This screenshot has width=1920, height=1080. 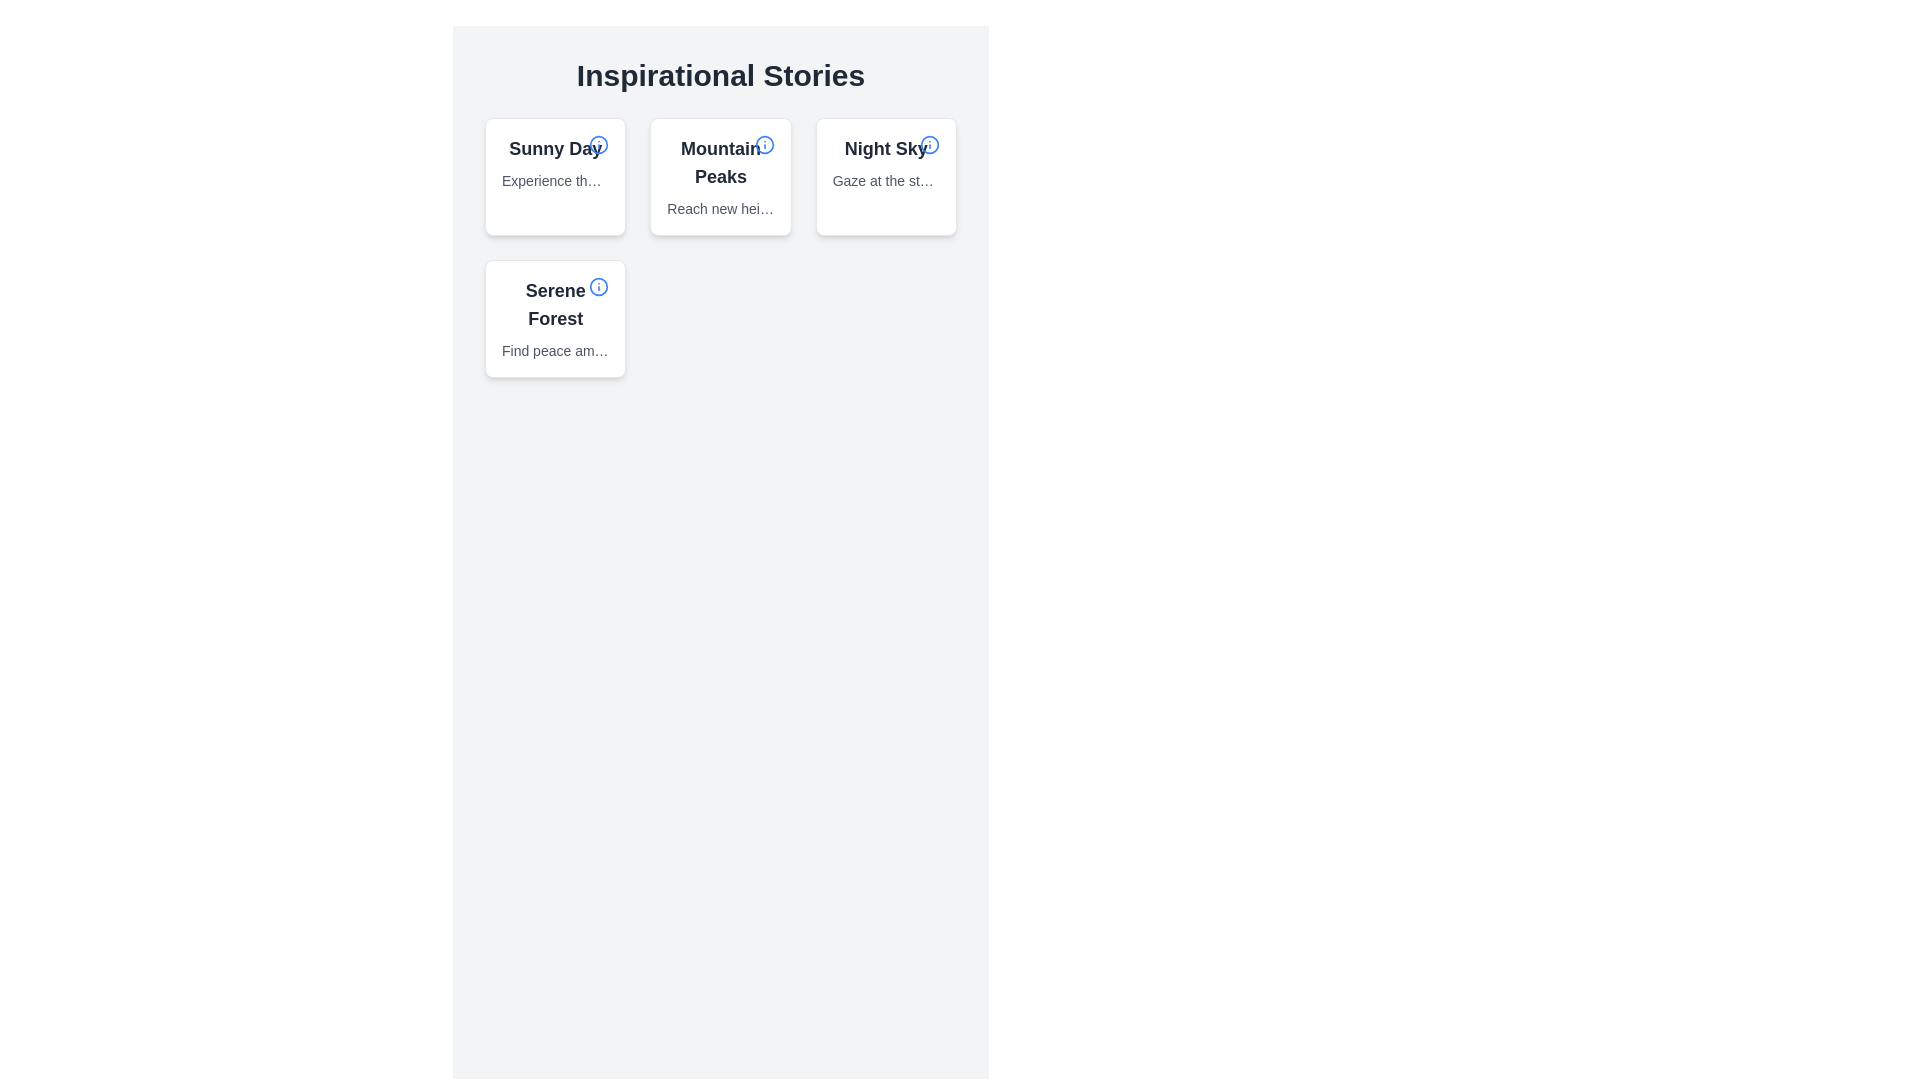 I want to click on brief description provided by the Text label positioned below the title 'Night Sky' within the top-right corner of the card layout, so click(x=885, y=181).